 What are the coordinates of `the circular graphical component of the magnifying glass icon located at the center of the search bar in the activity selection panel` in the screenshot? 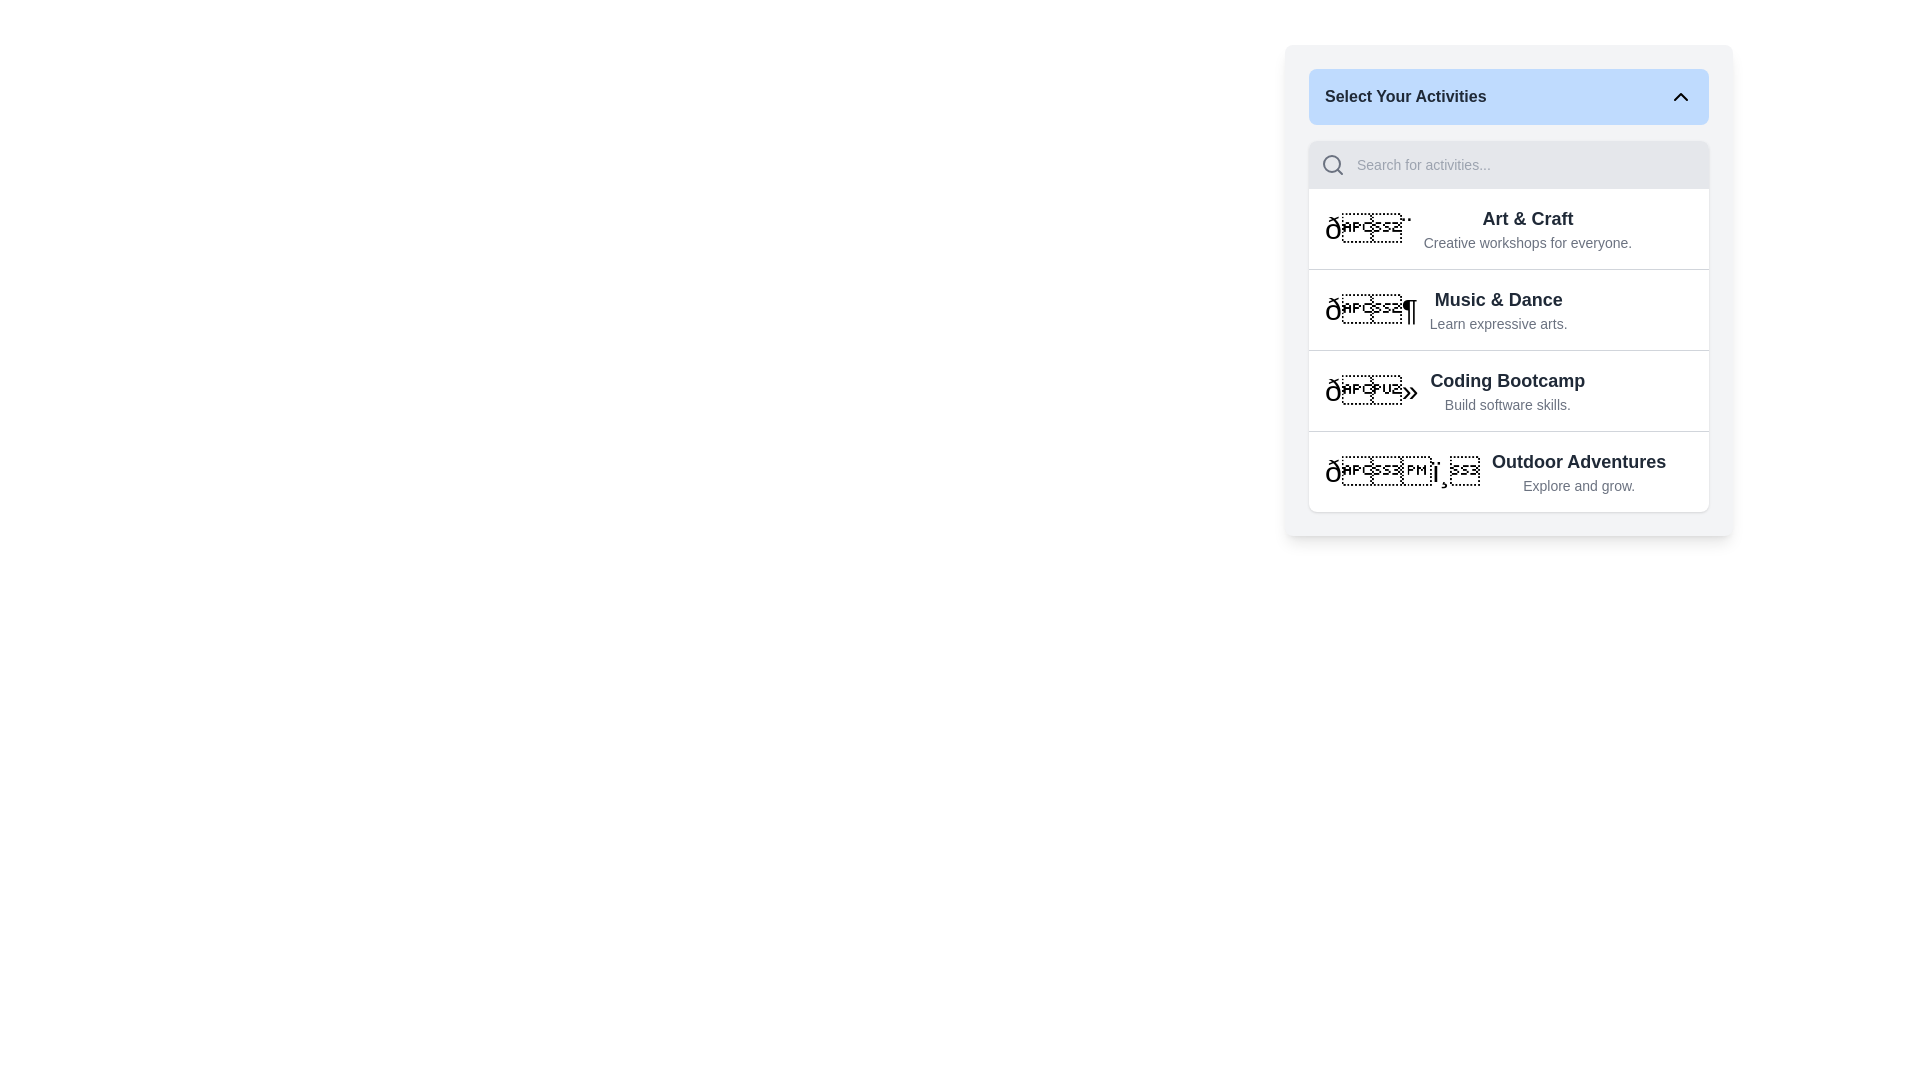 It's located at (1331, 163).